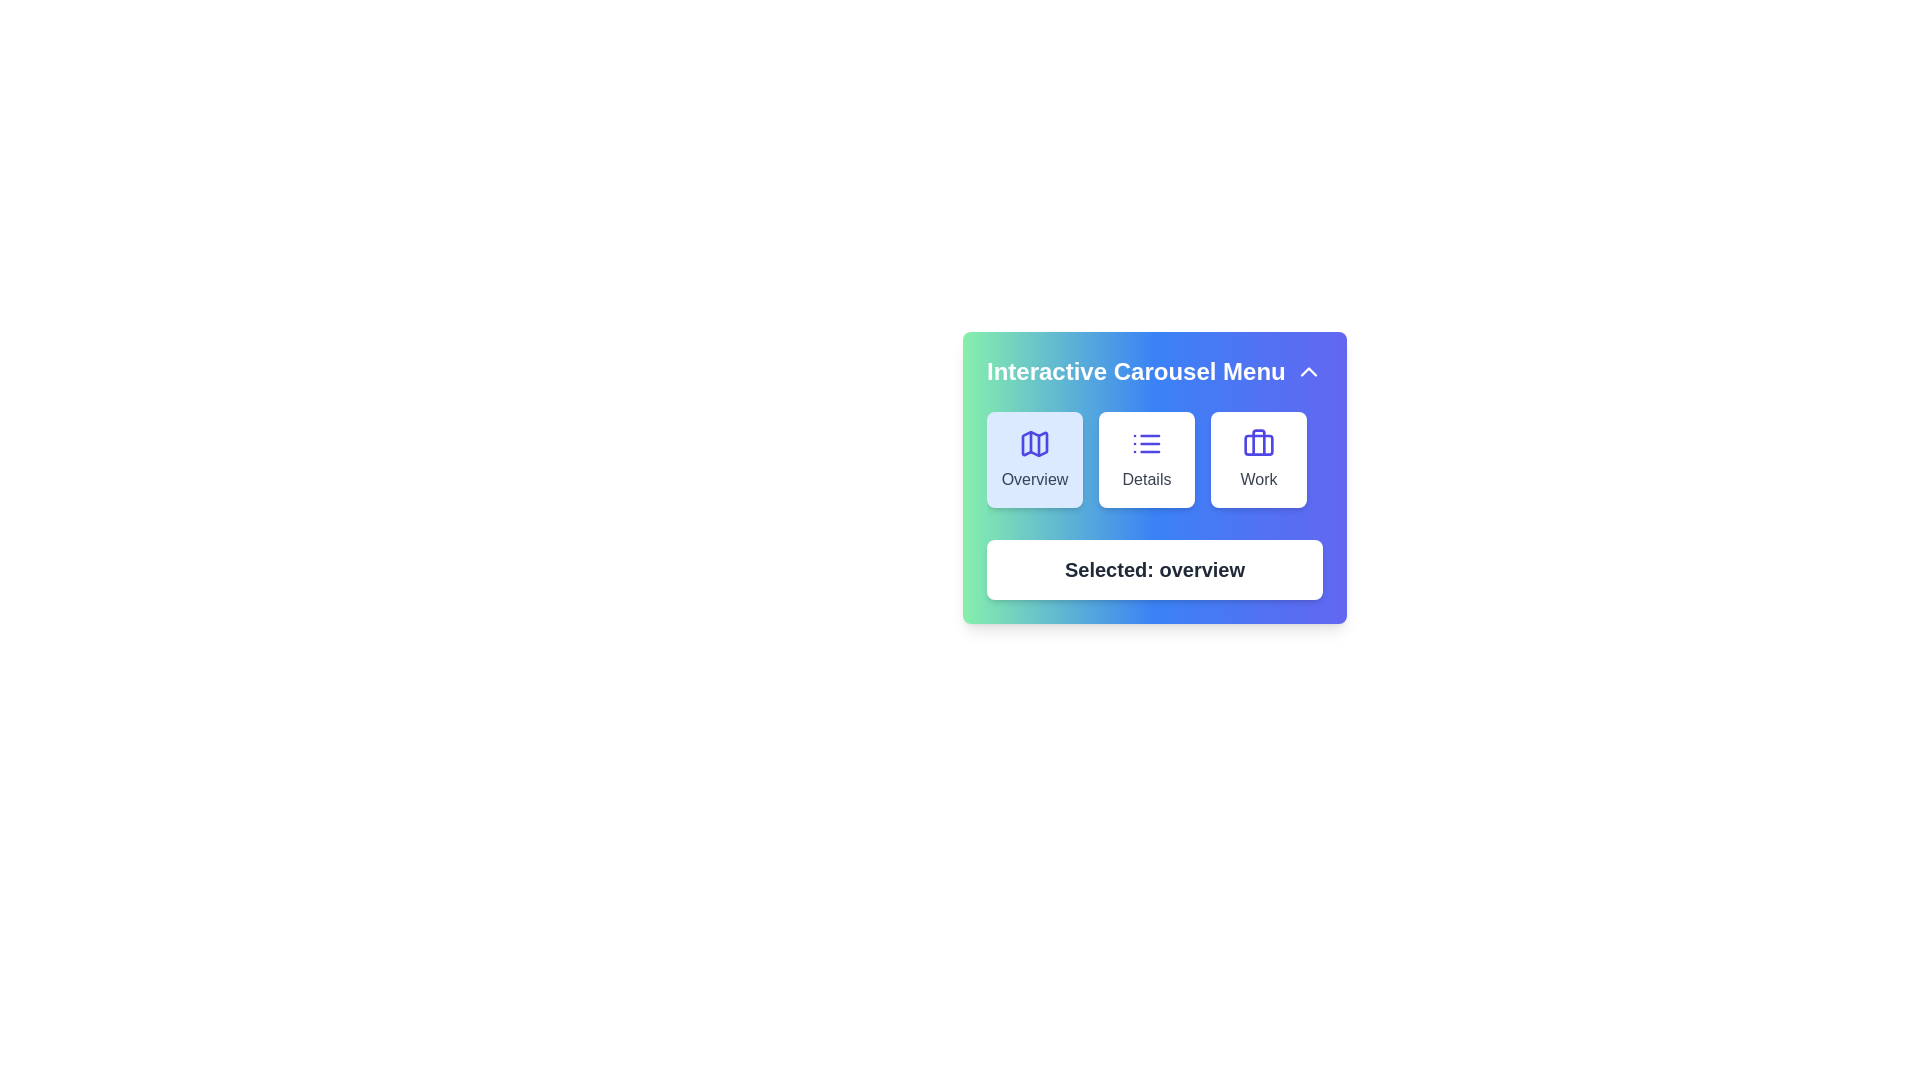 Image resolution: width=1920 pixels, height=1080 pixels. What do you see at coordinates (1257, 459) in the screenshot?
I see `the menu item Work to reveal its hover effect` at bounding box center [1257, 459].